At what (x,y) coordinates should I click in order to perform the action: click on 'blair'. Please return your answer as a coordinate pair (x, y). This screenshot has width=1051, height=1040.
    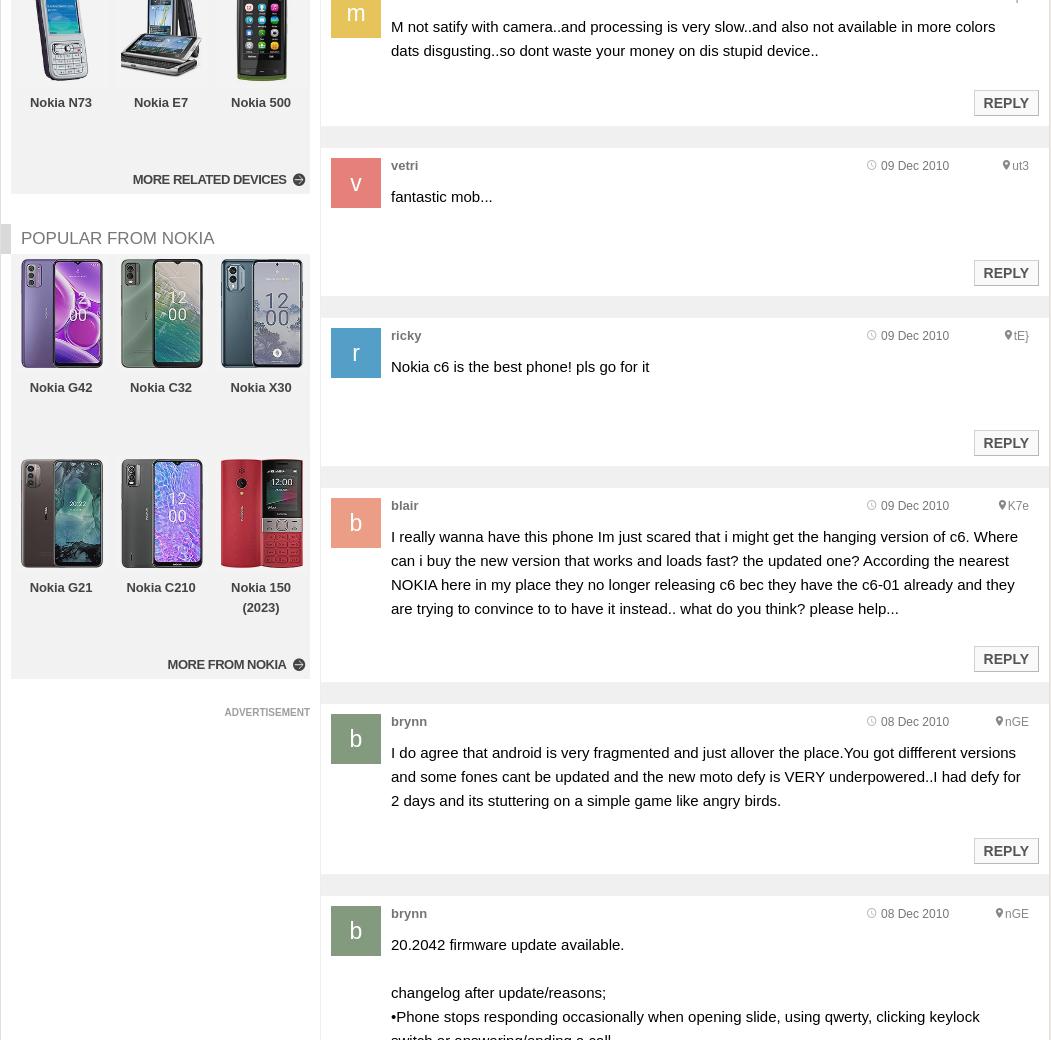
    Looking at the image, I should click on (403, 504).